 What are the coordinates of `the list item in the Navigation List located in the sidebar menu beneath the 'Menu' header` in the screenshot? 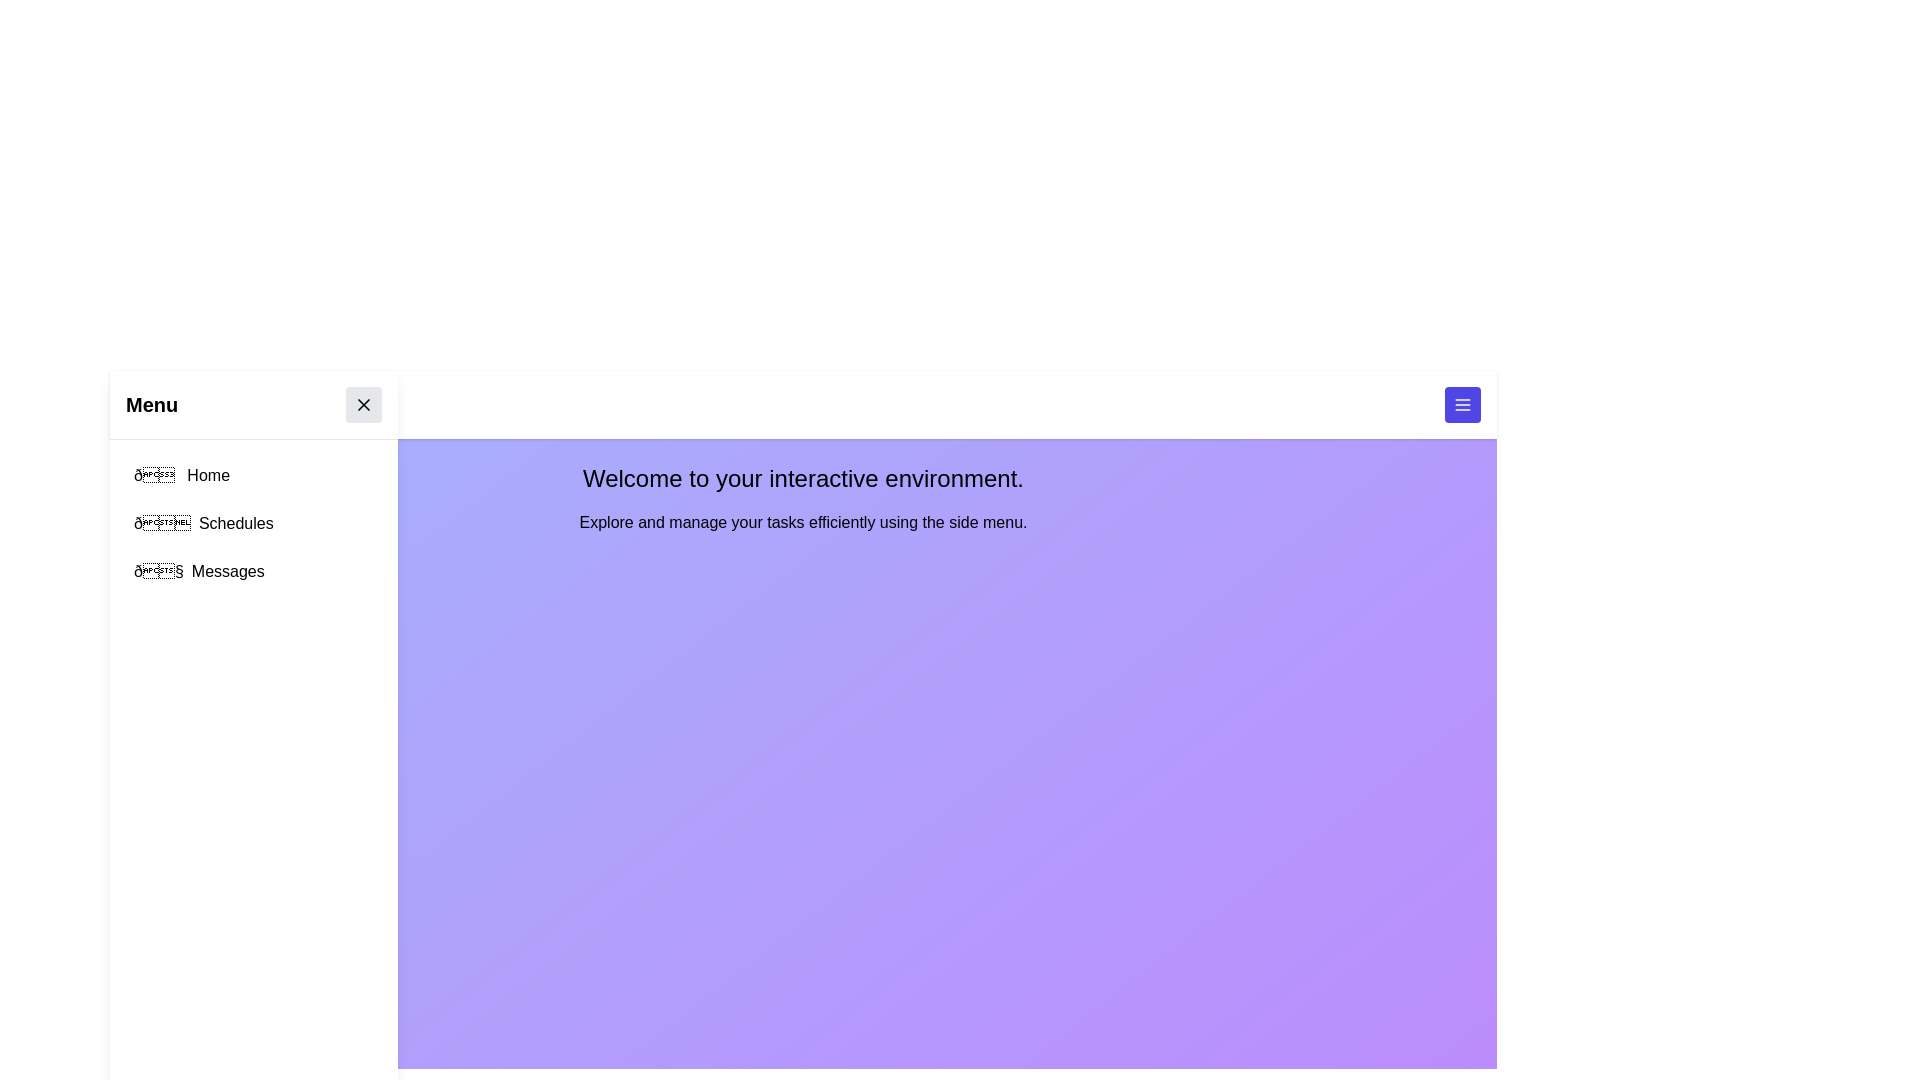 It's located at (253, 523).